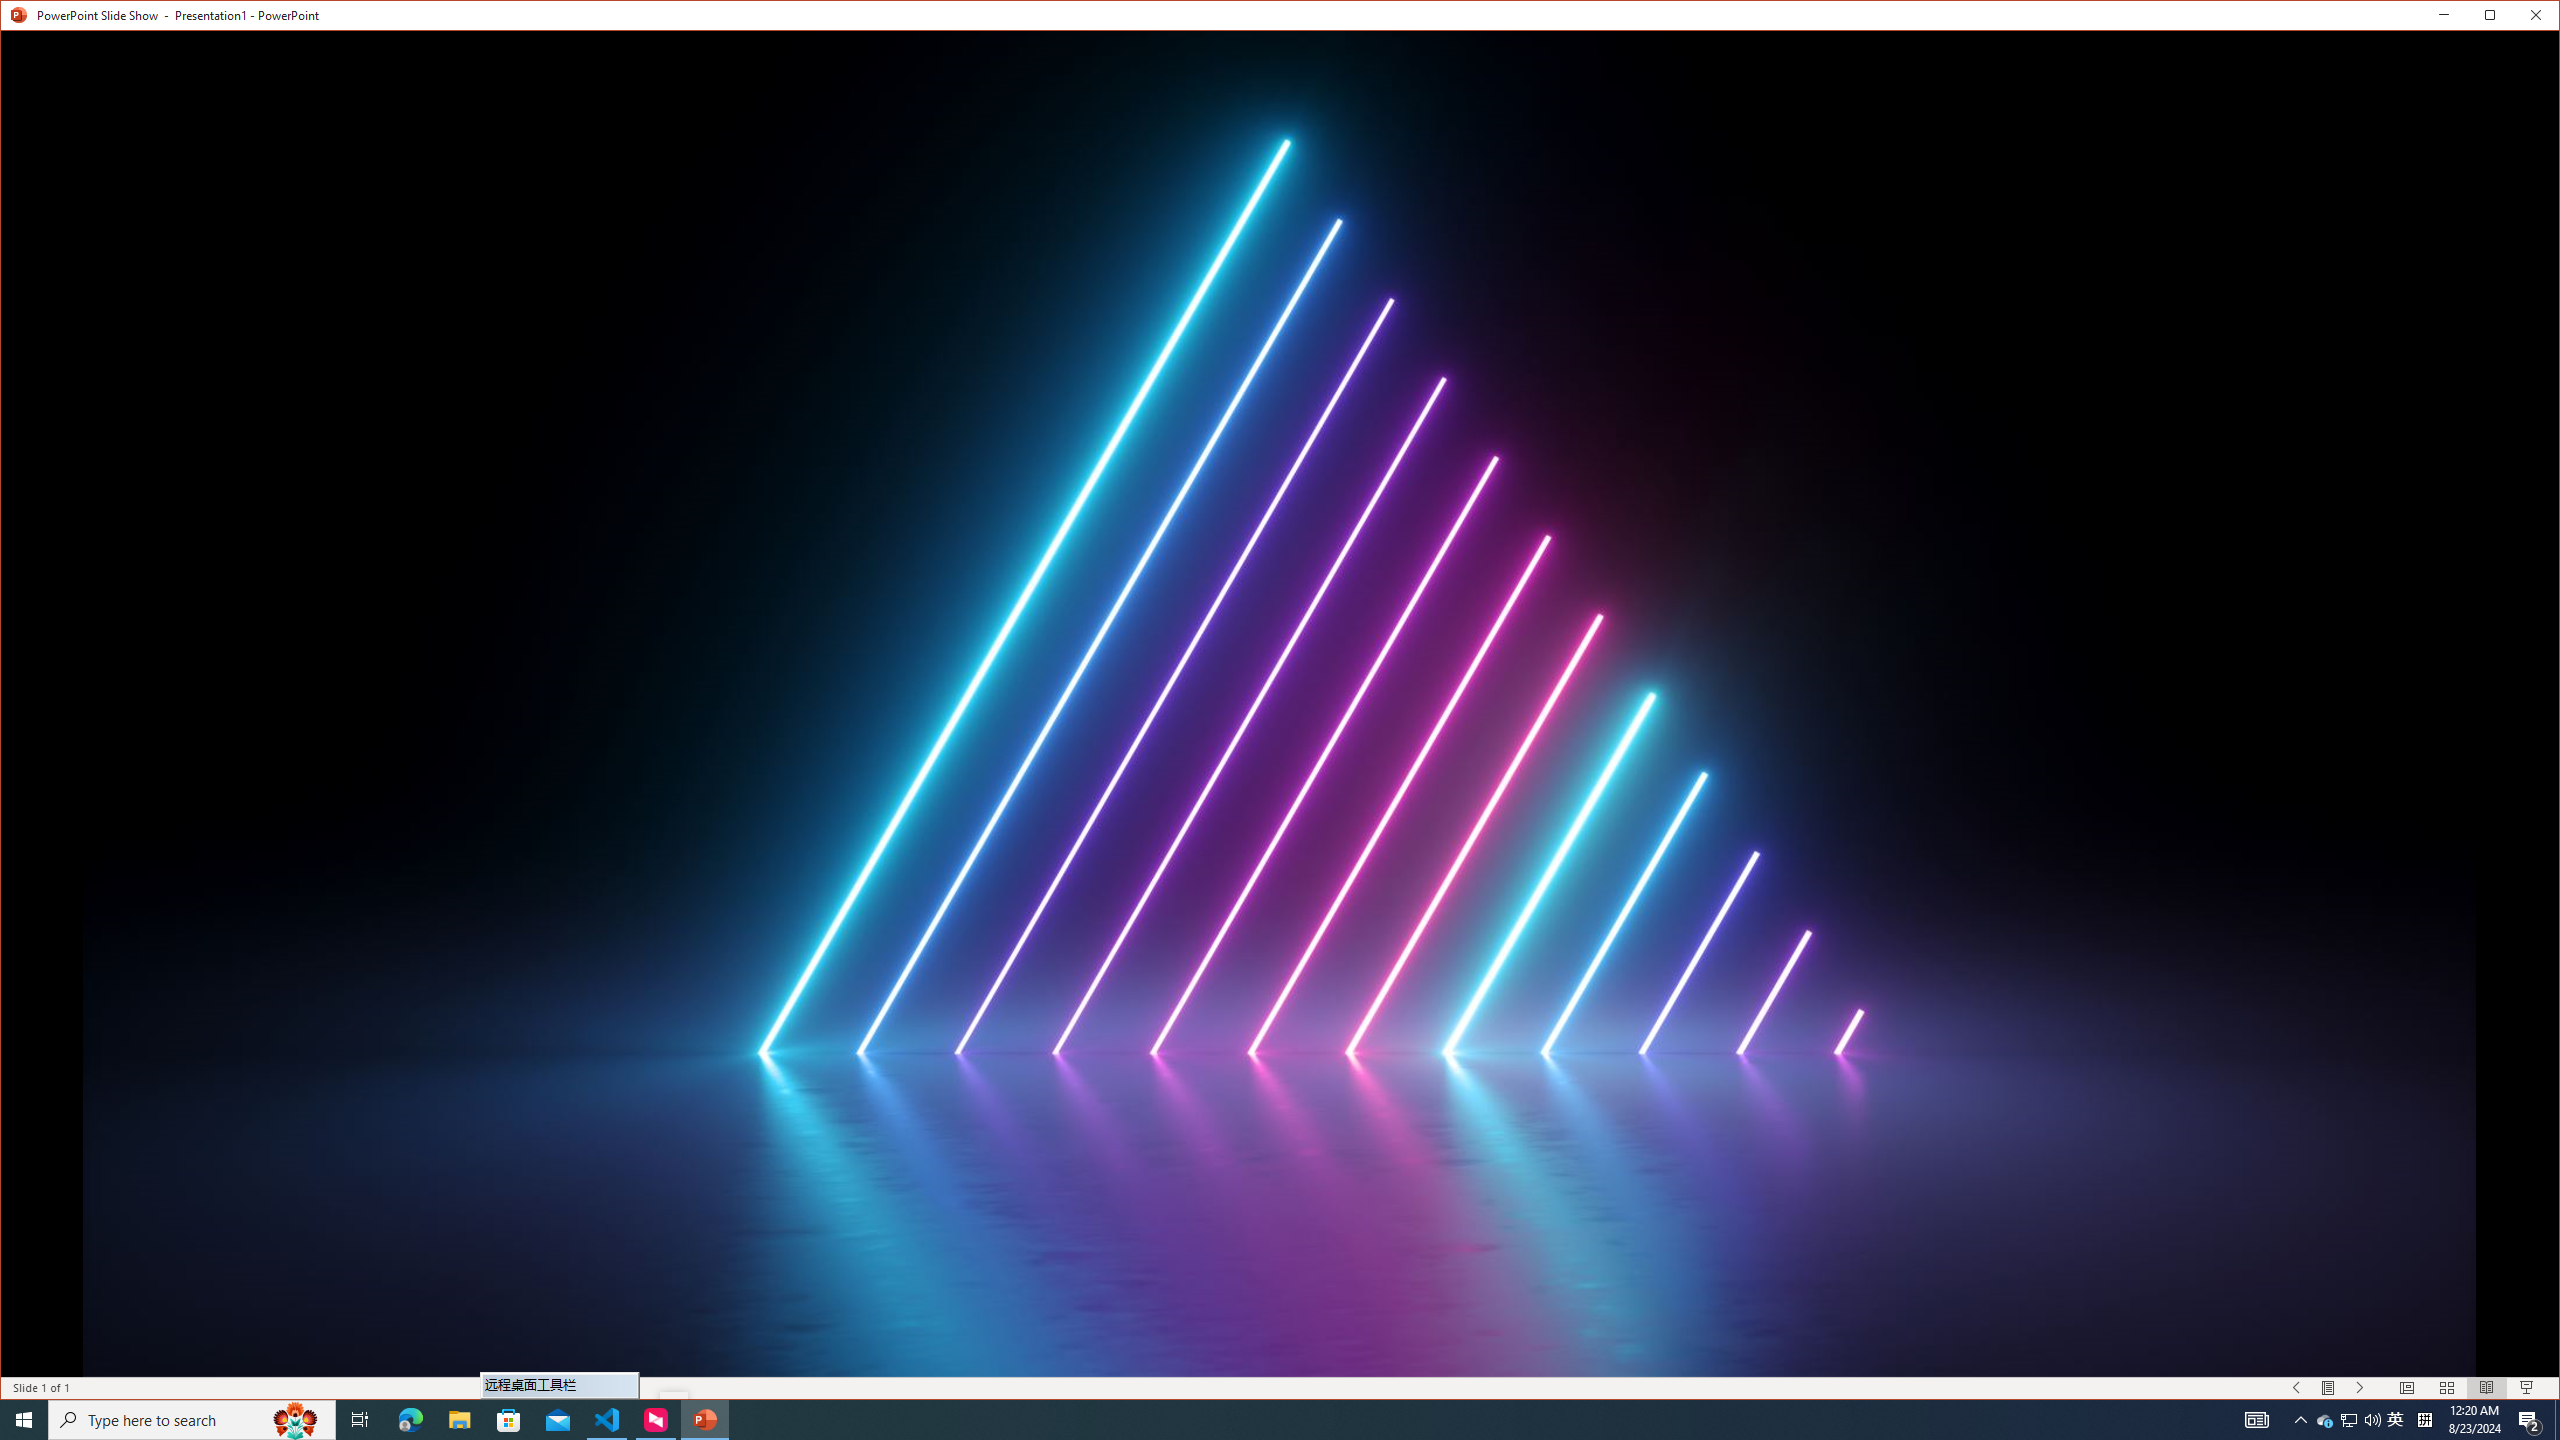 Image resolution: width=2560 pixels, height=1440 pixels. I want to click on 'Menu On', so click(2328, 1387).